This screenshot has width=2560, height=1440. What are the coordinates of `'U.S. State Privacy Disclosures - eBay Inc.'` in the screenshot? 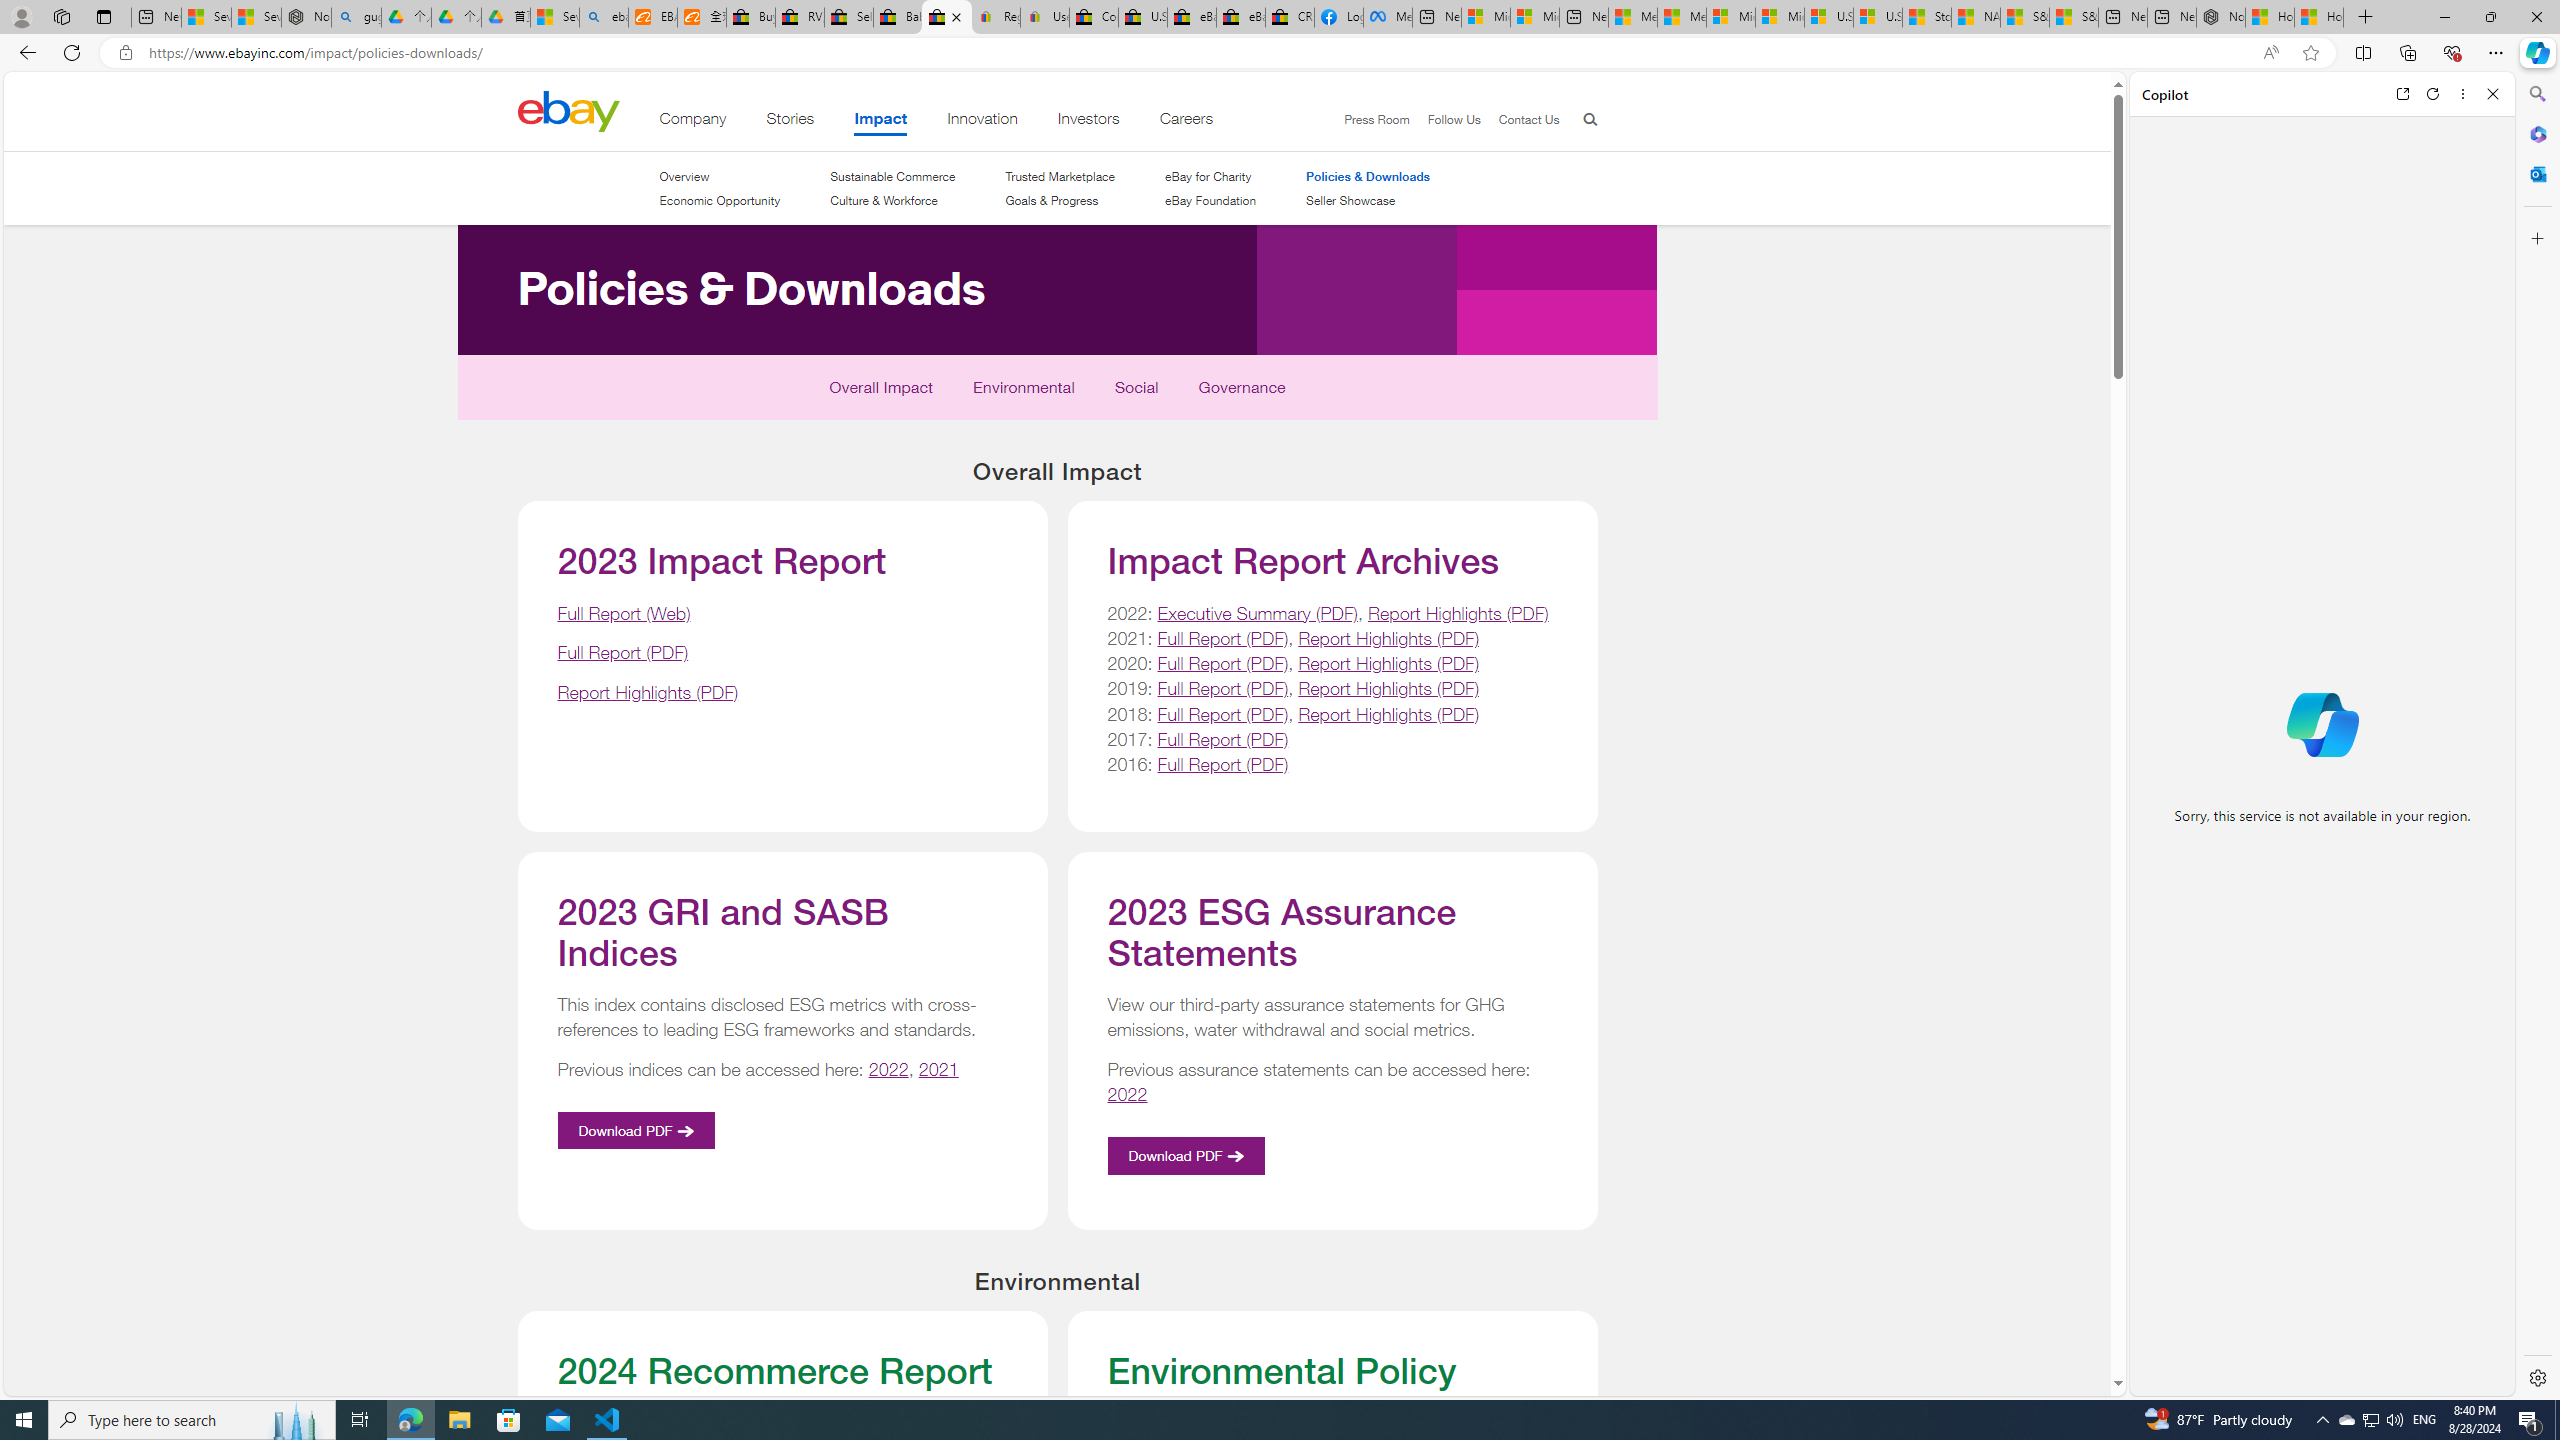 It's located at (1142, 16).